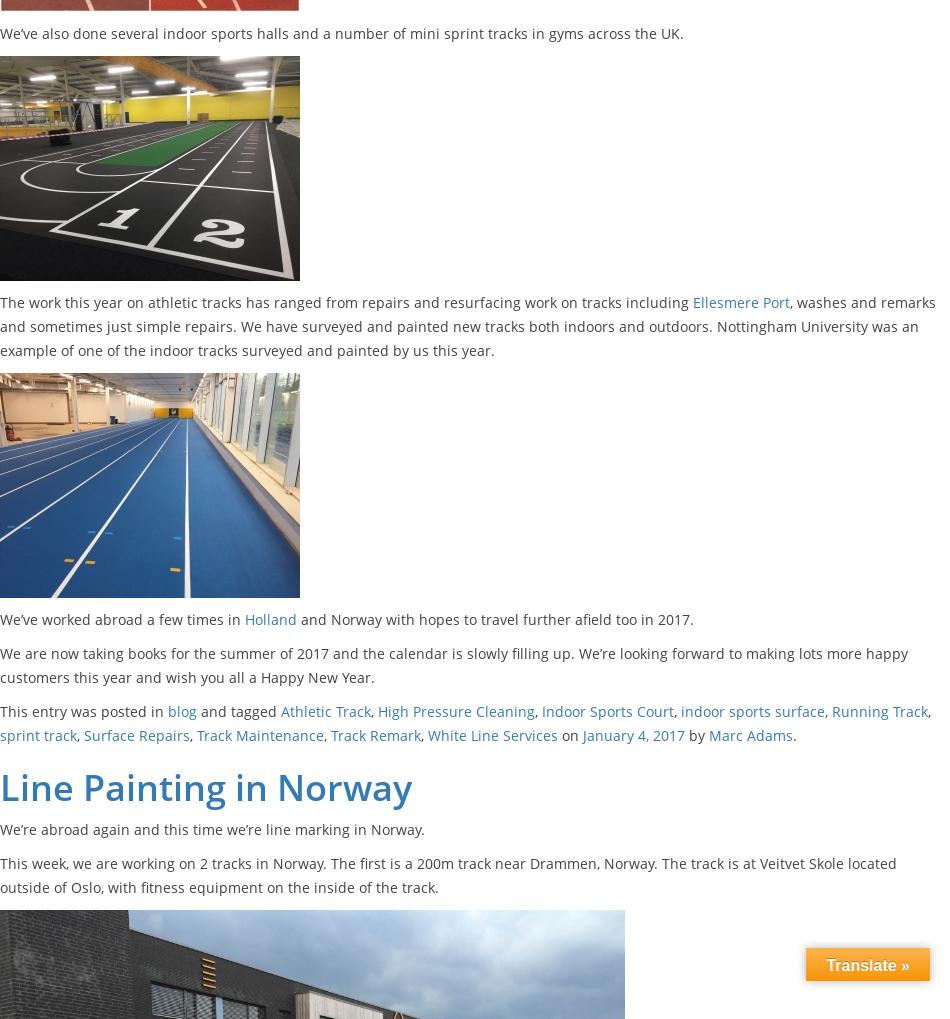 The width and height of the screenshot is (950, 1019). Describe the element at coordinates (697, 735) in the screenshot. I see `'by'` at that location.